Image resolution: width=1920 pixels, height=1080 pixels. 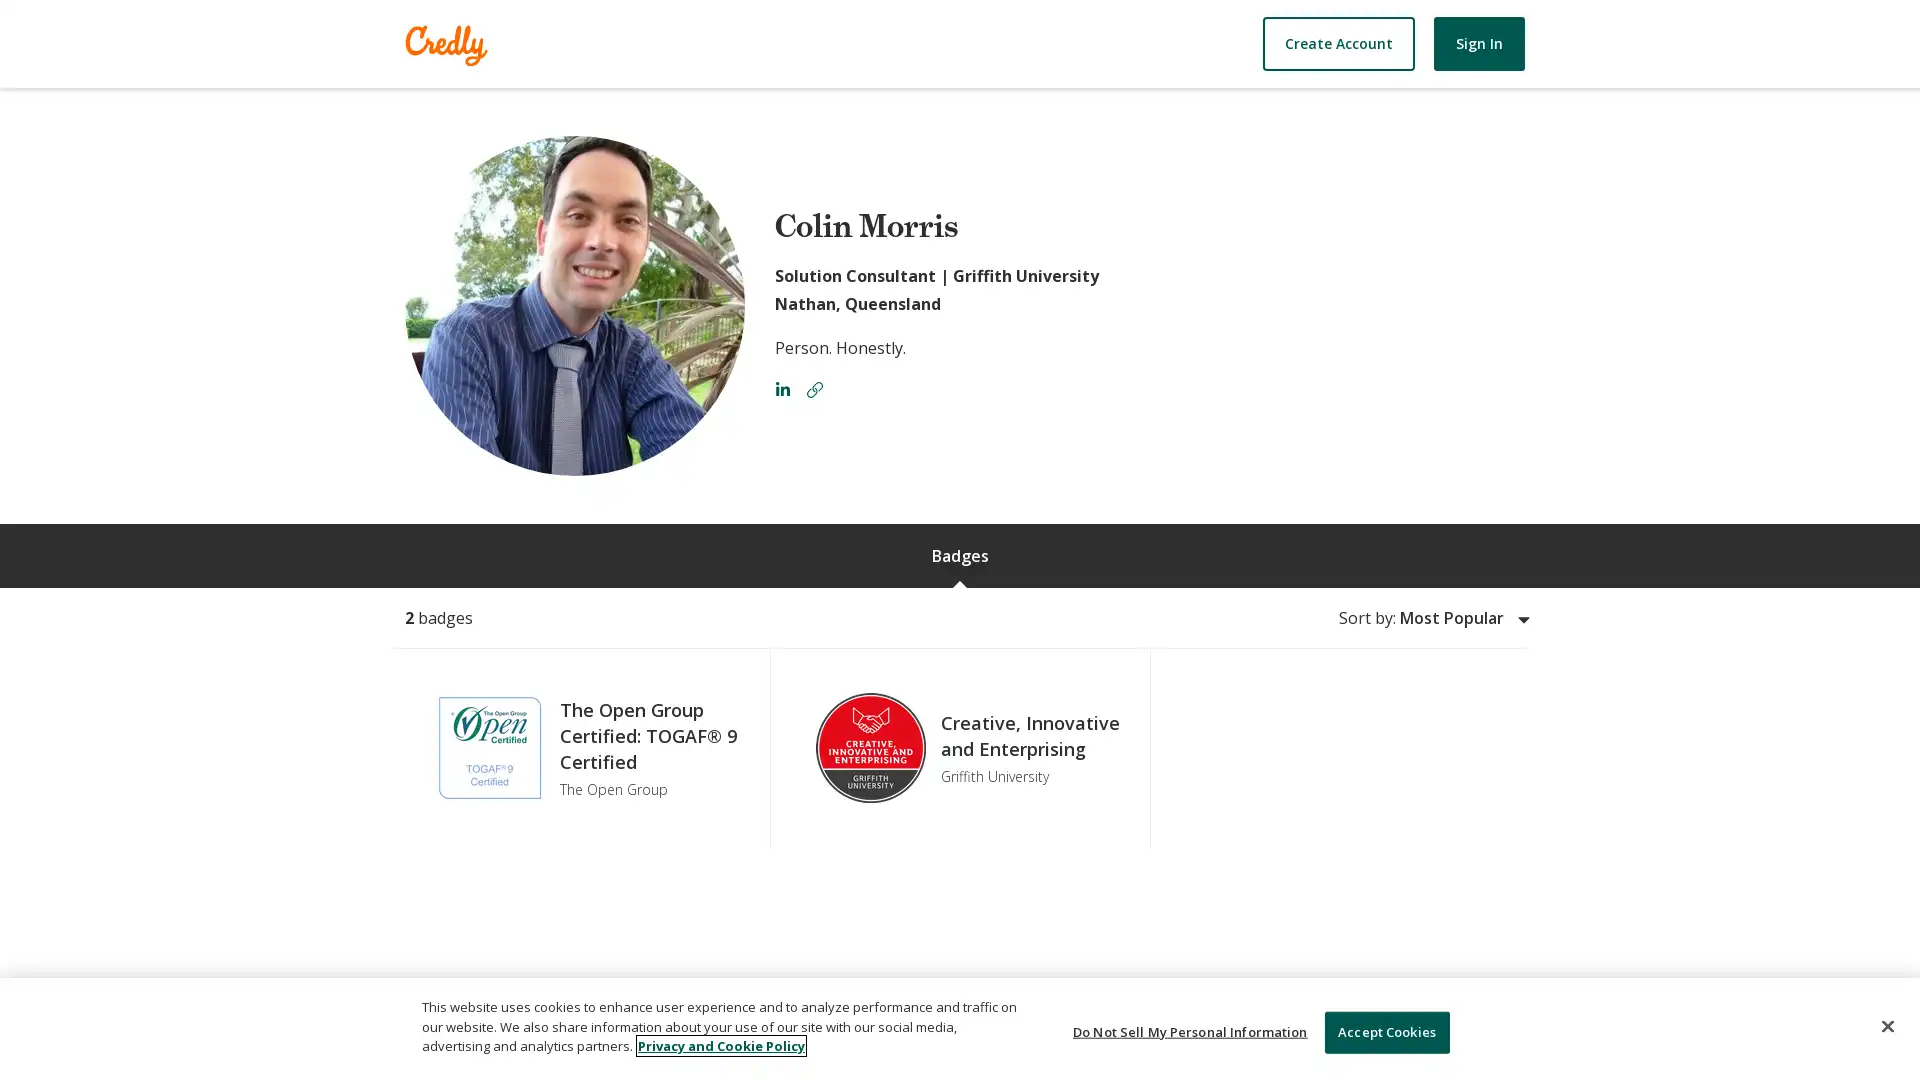 What do you see at coordinates (1385, 1032) in the screenshot?
I see `Accept Cookies` at bounding box center [1385, 1032].